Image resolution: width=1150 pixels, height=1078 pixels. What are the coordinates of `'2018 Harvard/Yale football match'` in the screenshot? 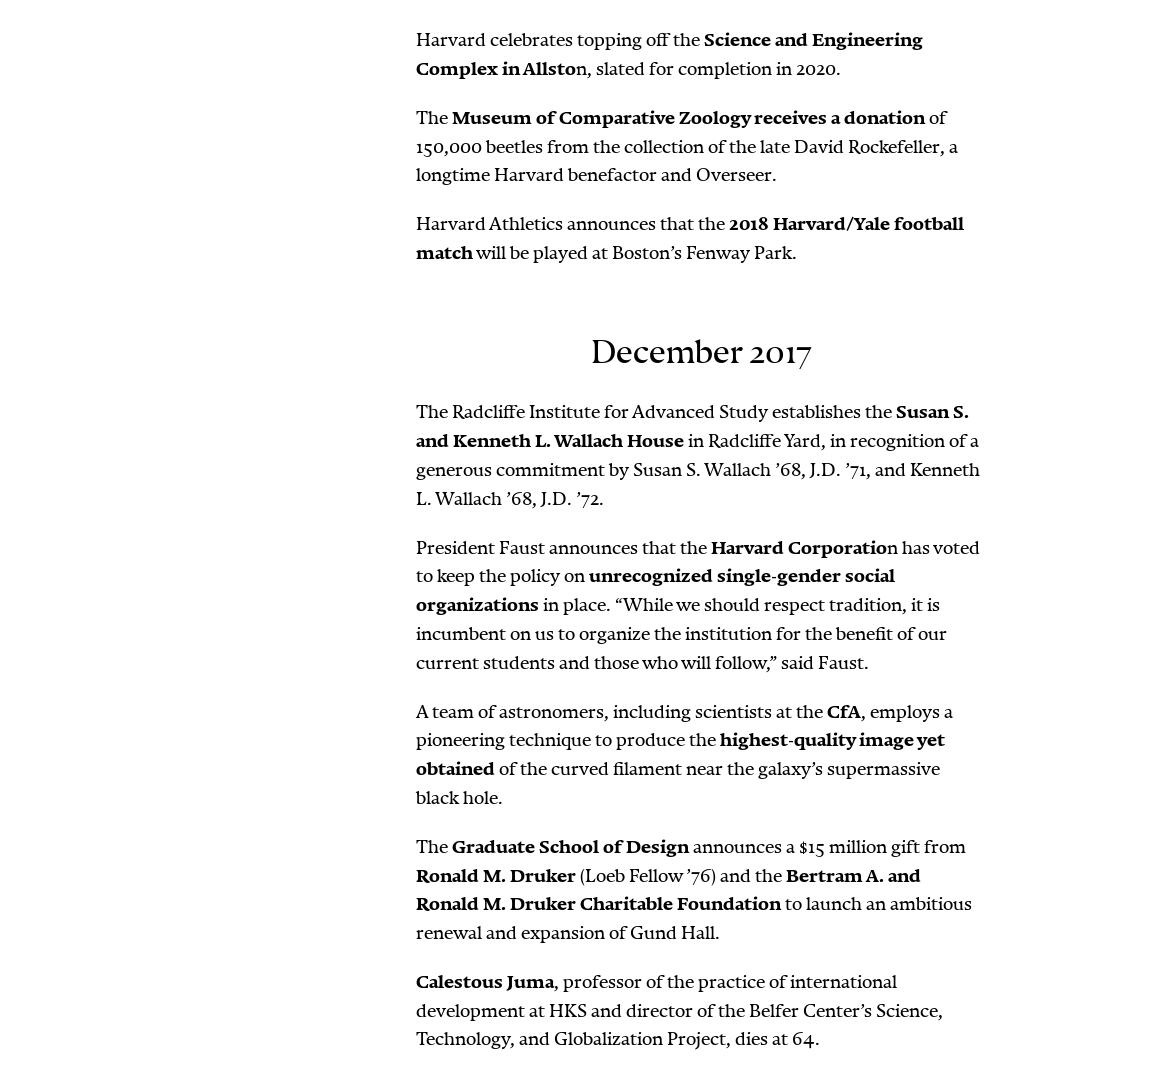 It's located at (689, 237).